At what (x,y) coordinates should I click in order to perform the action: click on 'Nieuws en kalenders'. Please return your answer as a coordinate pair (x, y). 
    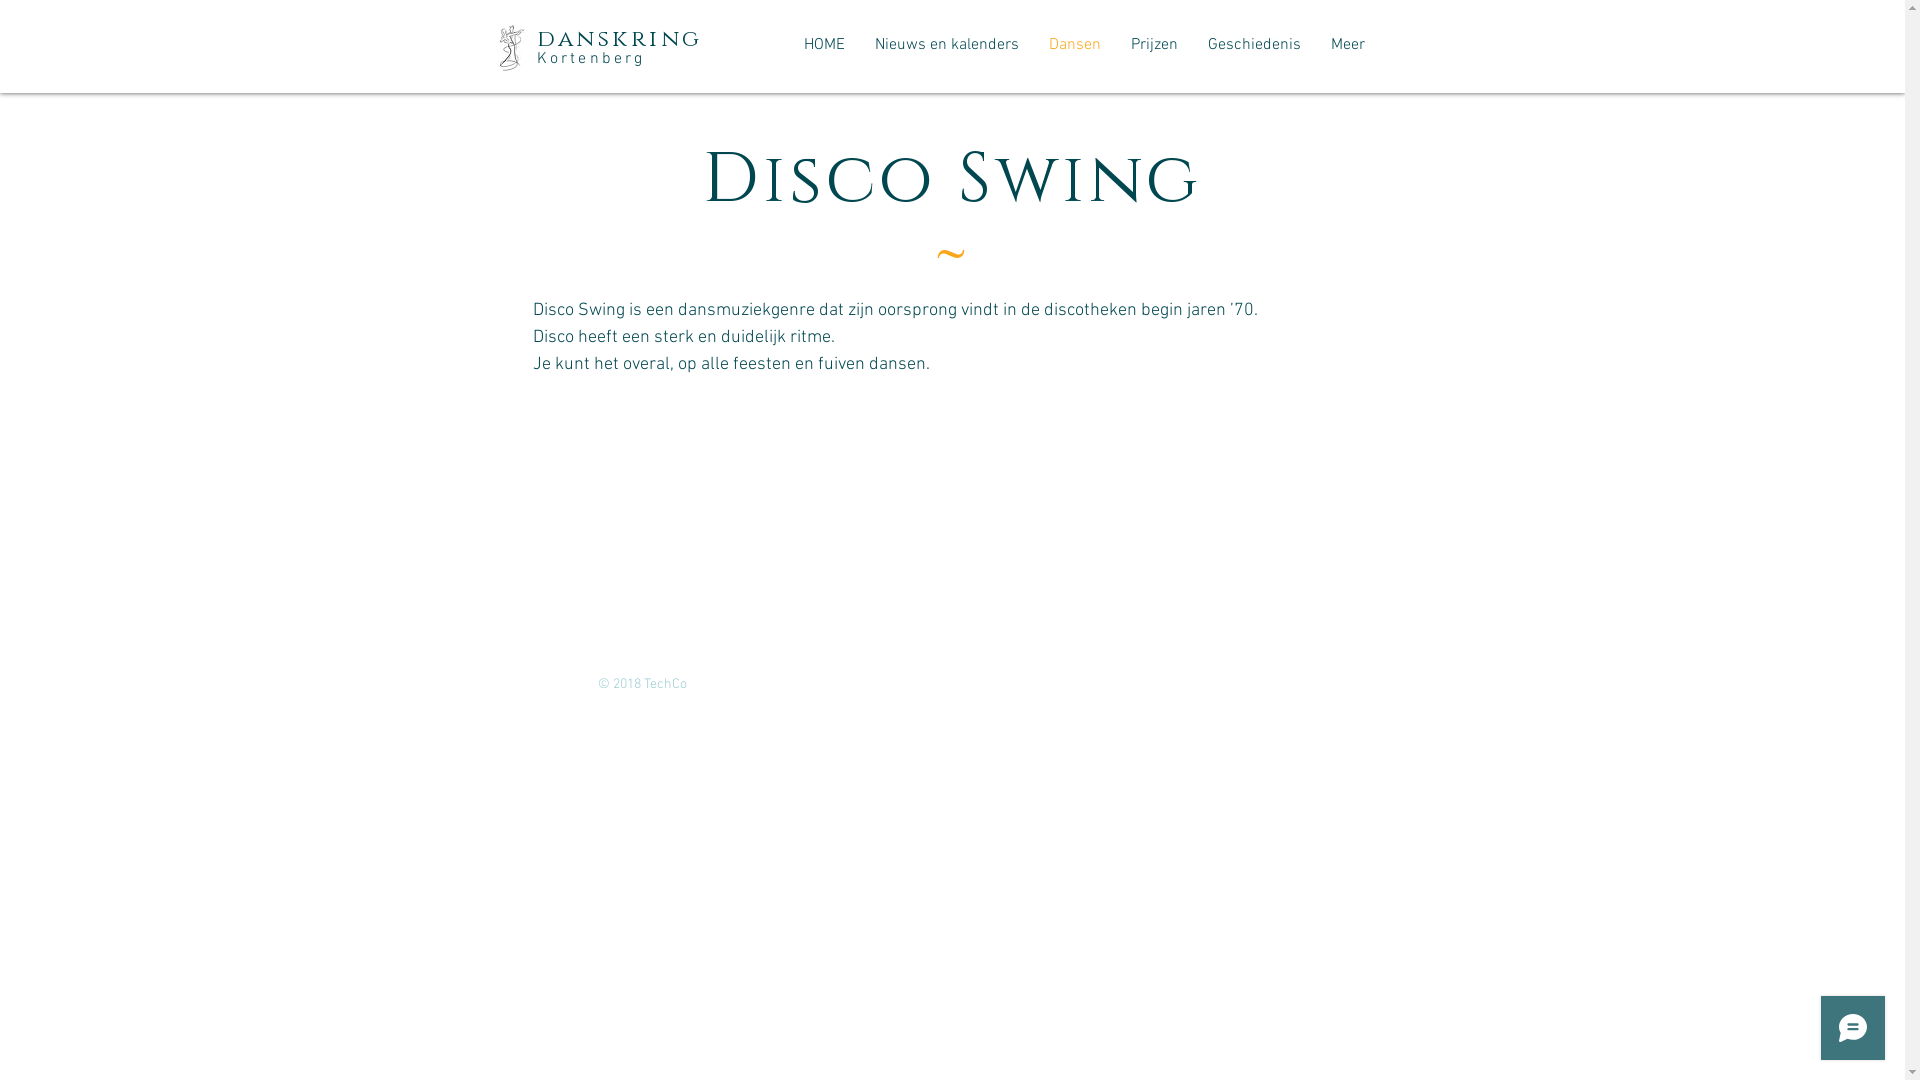
    Looking at the image, I should click on (945, 45).